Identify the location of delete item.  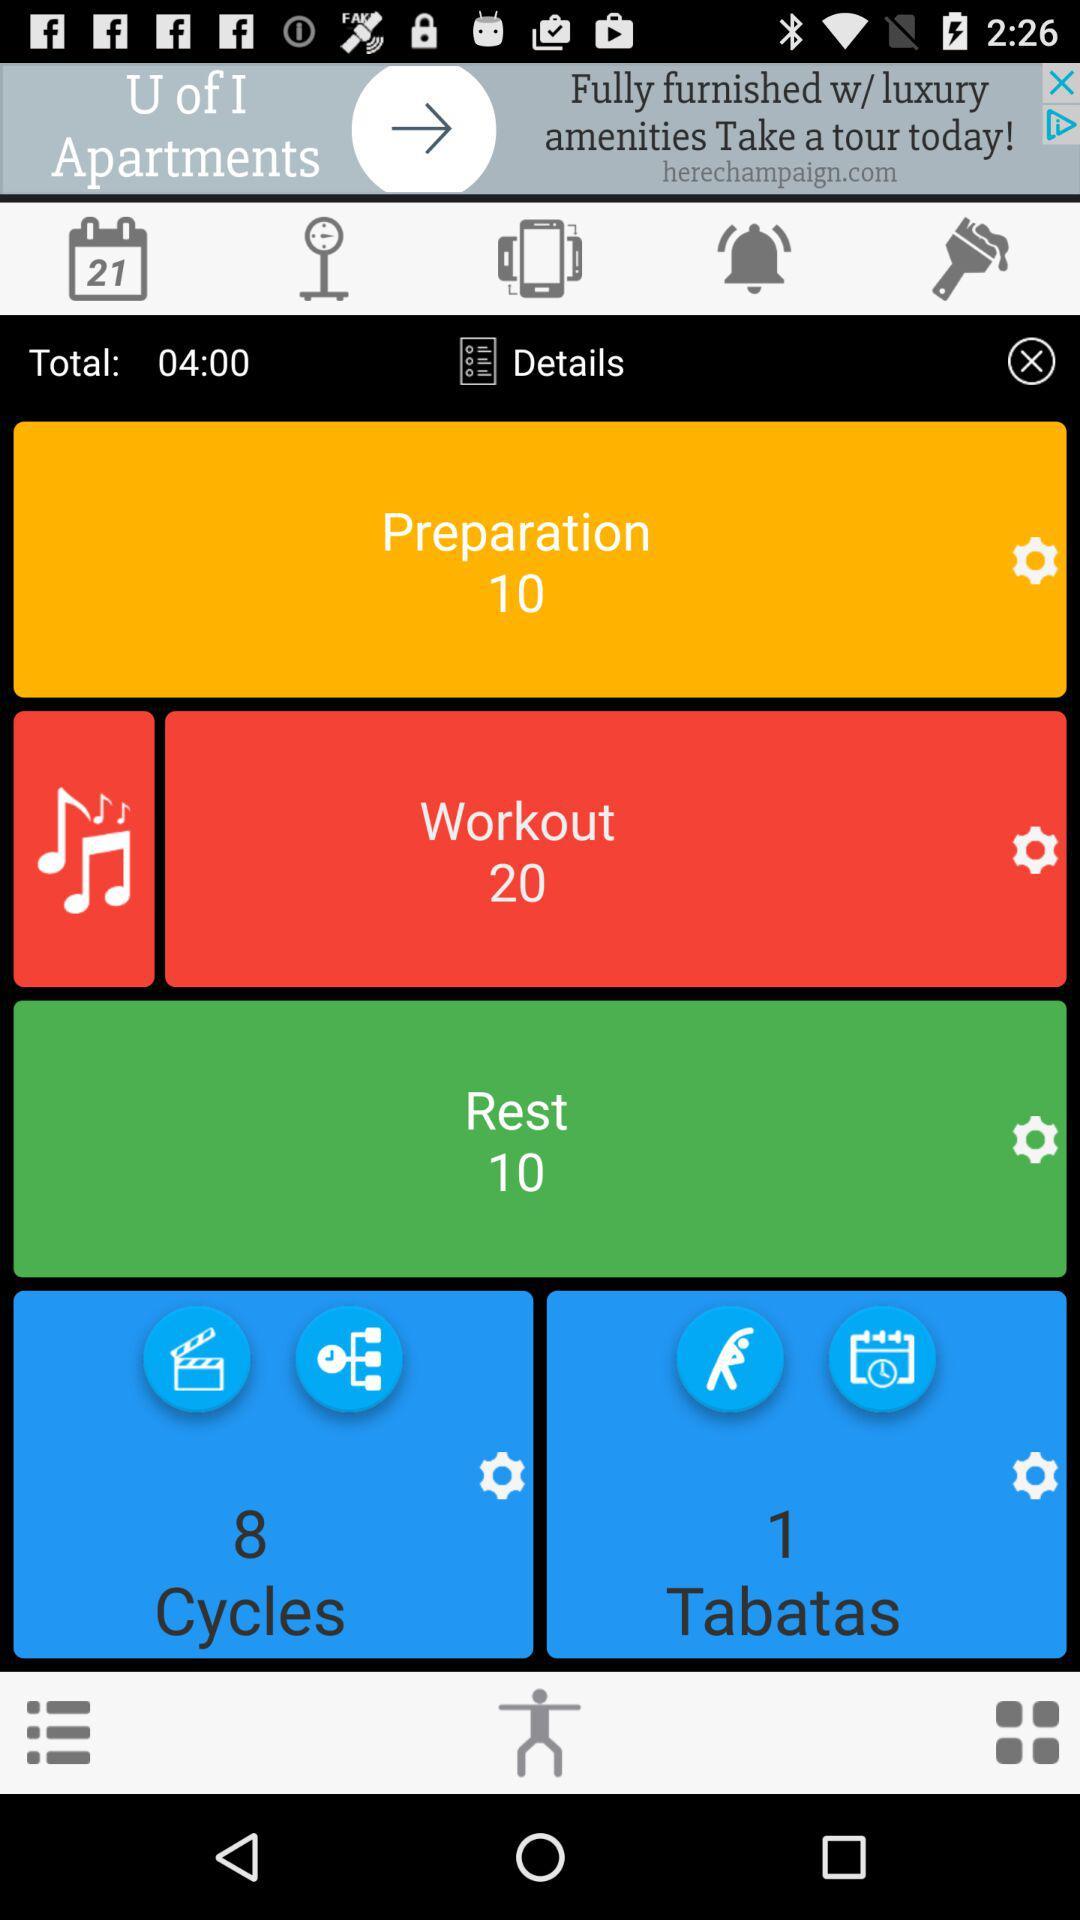
(1031, 361).